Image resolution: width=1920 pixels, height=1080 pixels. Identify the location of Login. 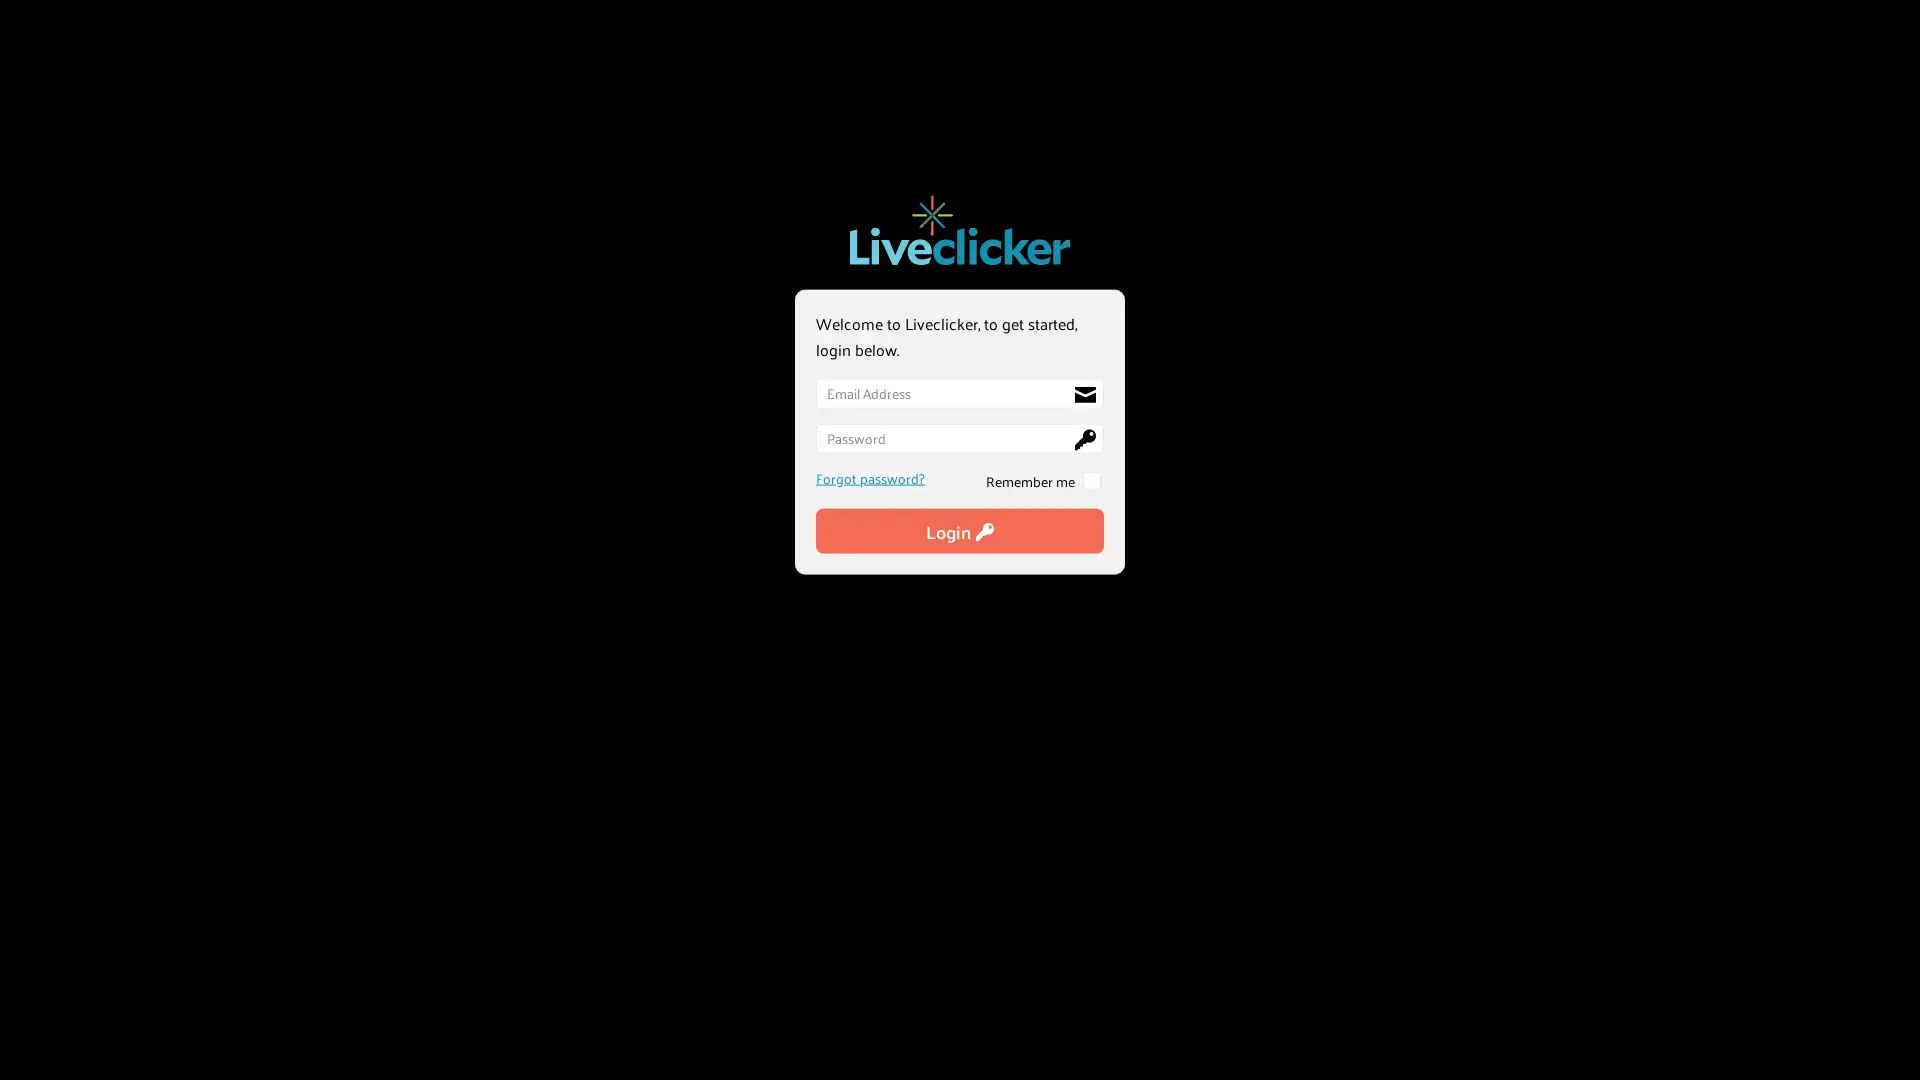
(960, 529).